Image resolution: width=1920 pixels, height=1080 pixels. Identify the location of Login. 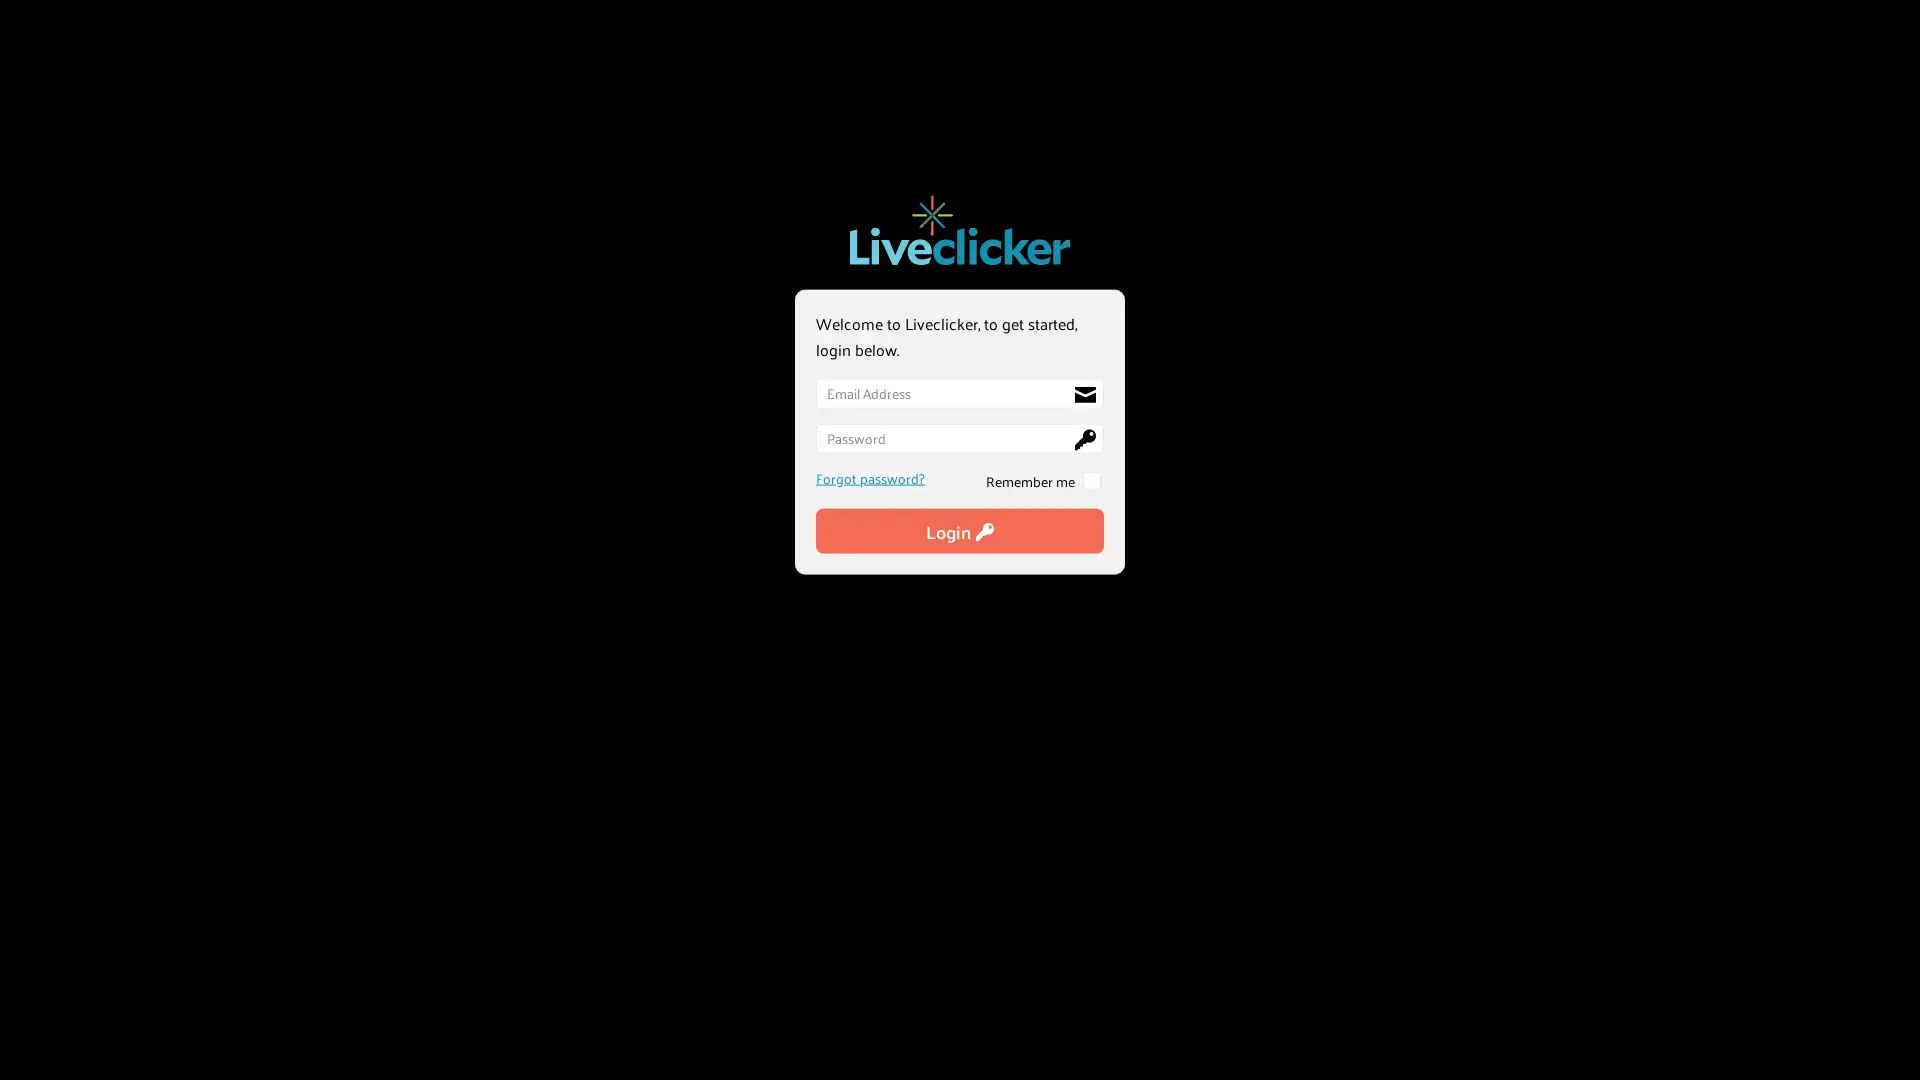
(960, 529).